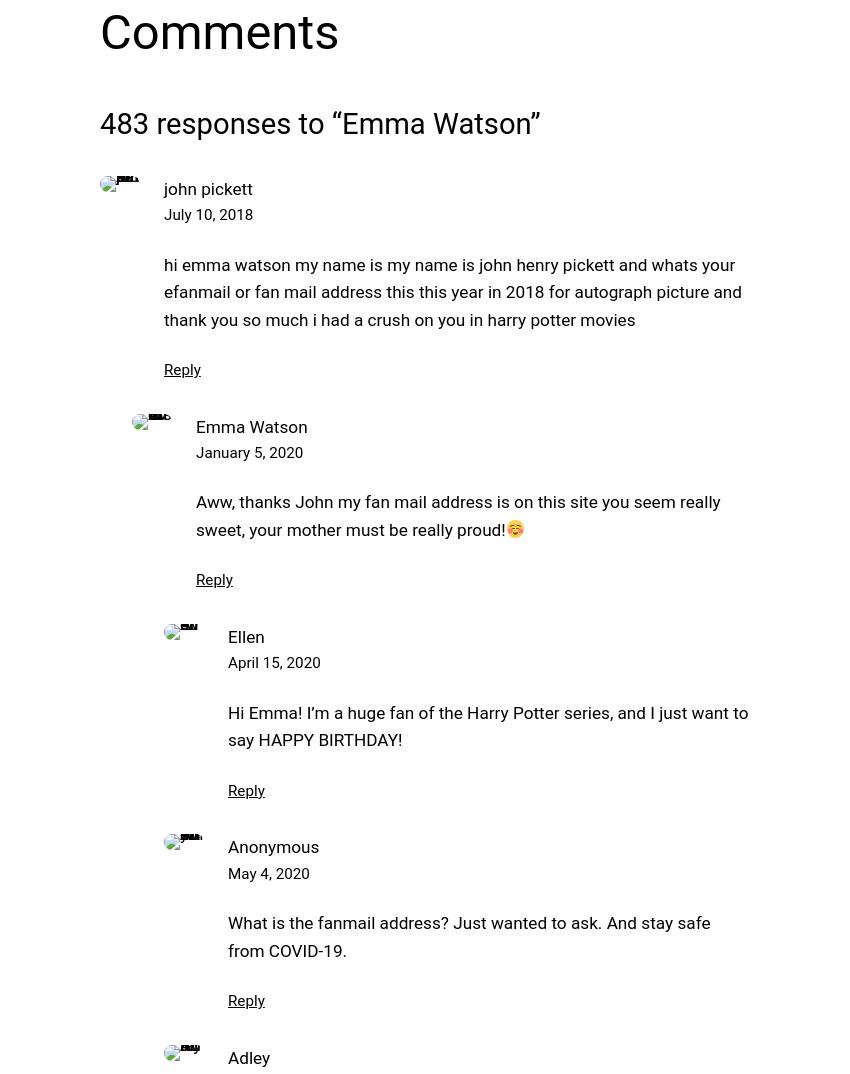 This screenshot has width=850, height=1074. I want to click on '483 responses to “Emma Watson”', so click(98, 121).